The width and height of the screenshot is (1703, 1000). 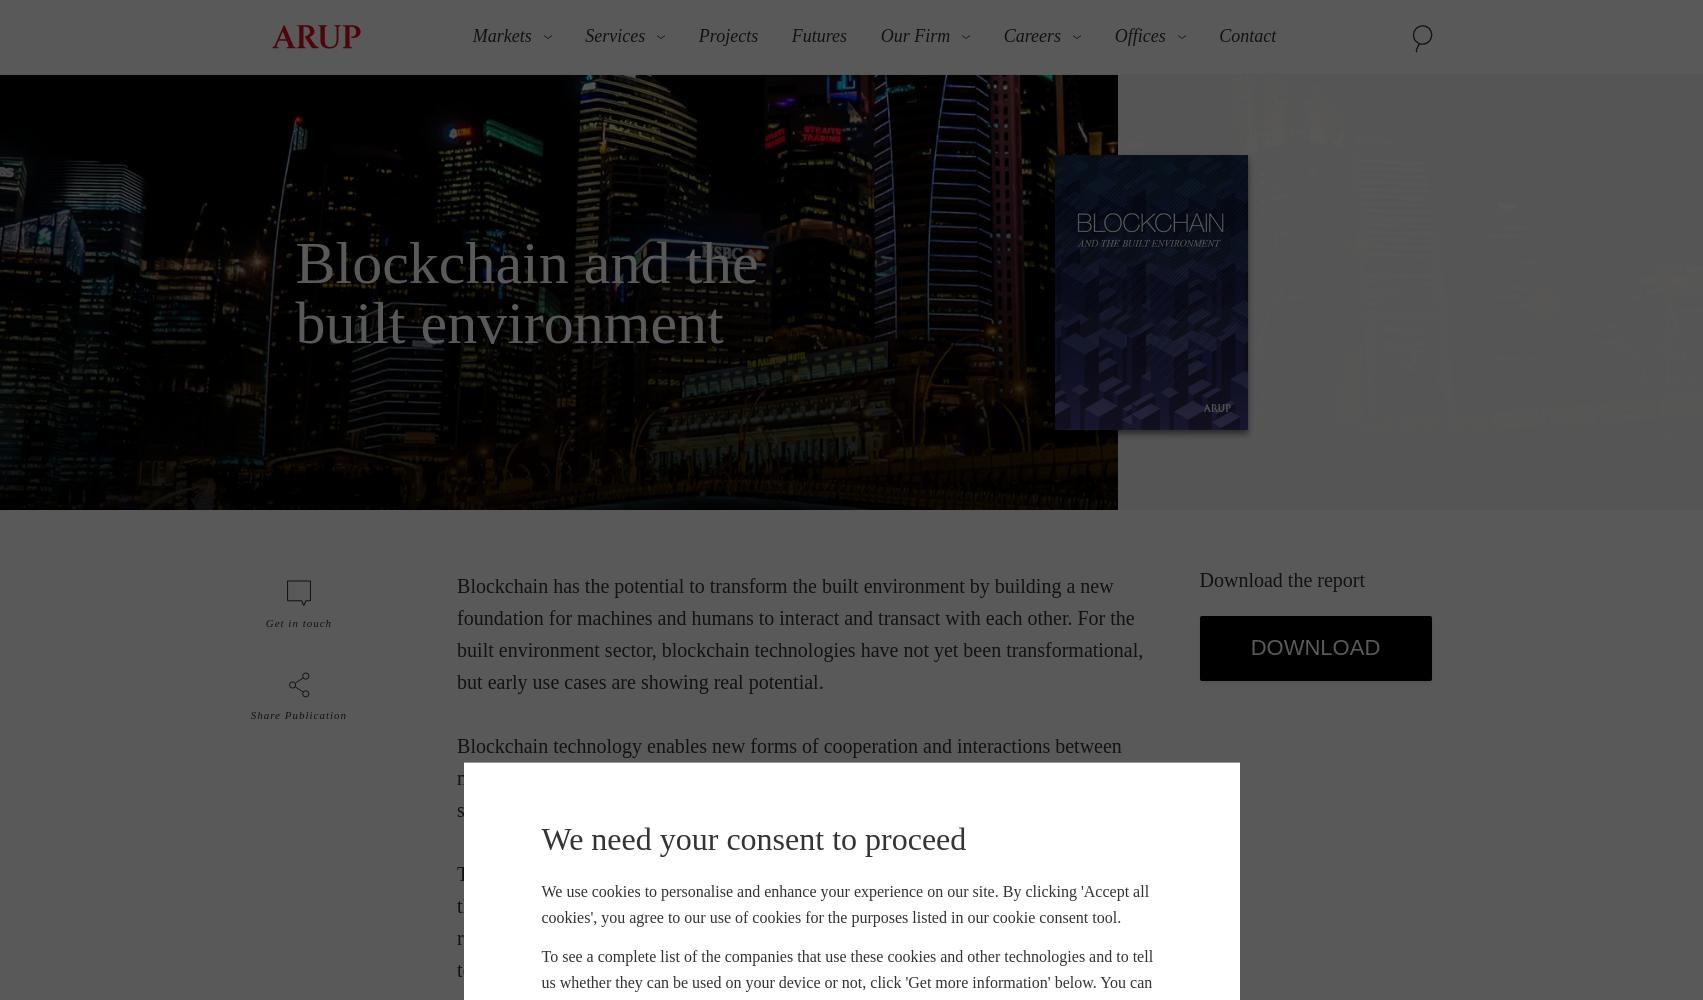 I want to click on 'Singapore', so click(x=1181, y=464).